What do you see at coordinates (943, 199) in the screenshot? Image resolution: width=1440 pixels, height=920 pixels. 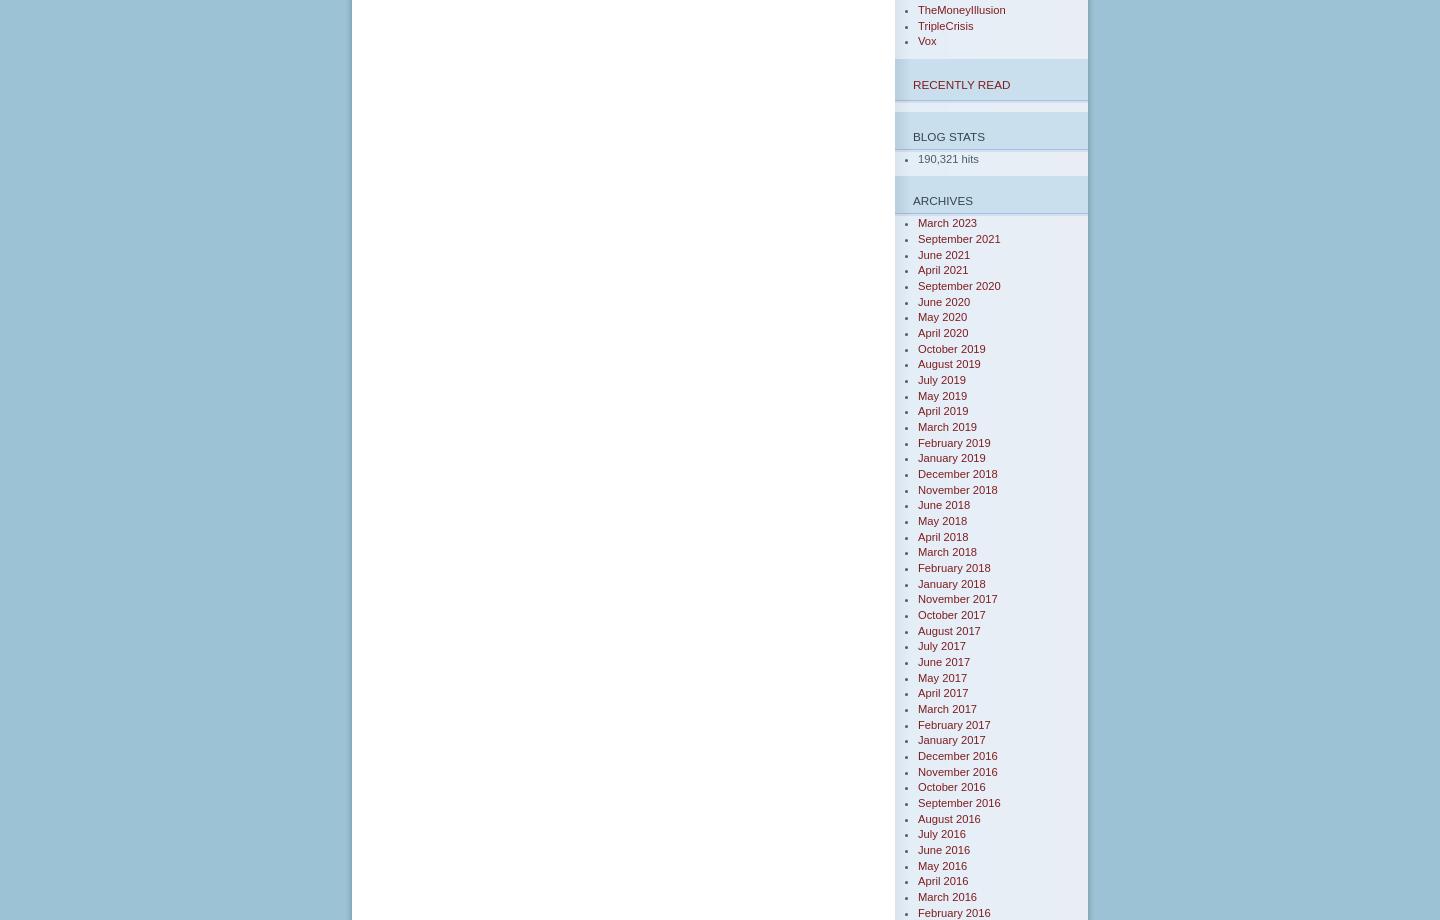 I see `'Archives'` at bounding box center [943, 199].